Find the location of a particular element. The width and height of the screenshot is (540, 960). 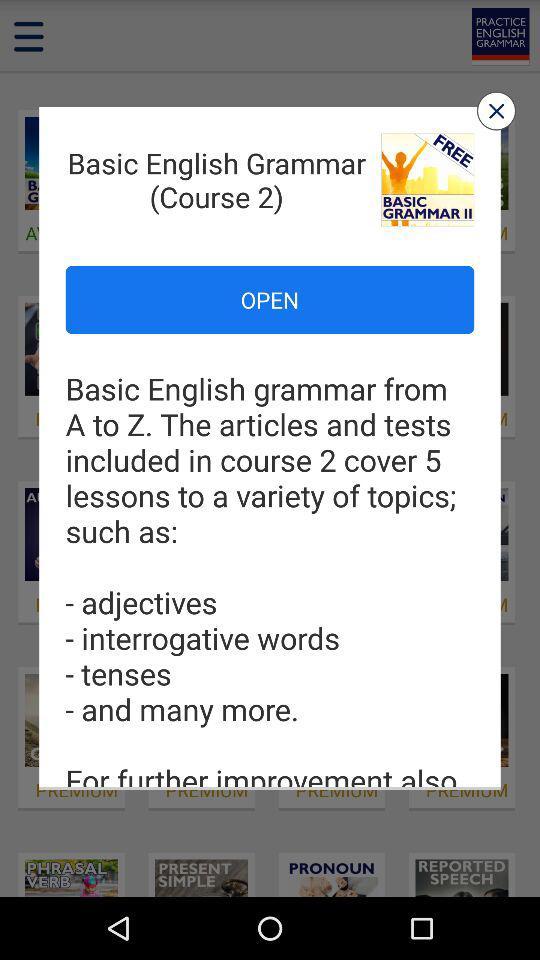

the close icon is located at coordinates (495, 119).